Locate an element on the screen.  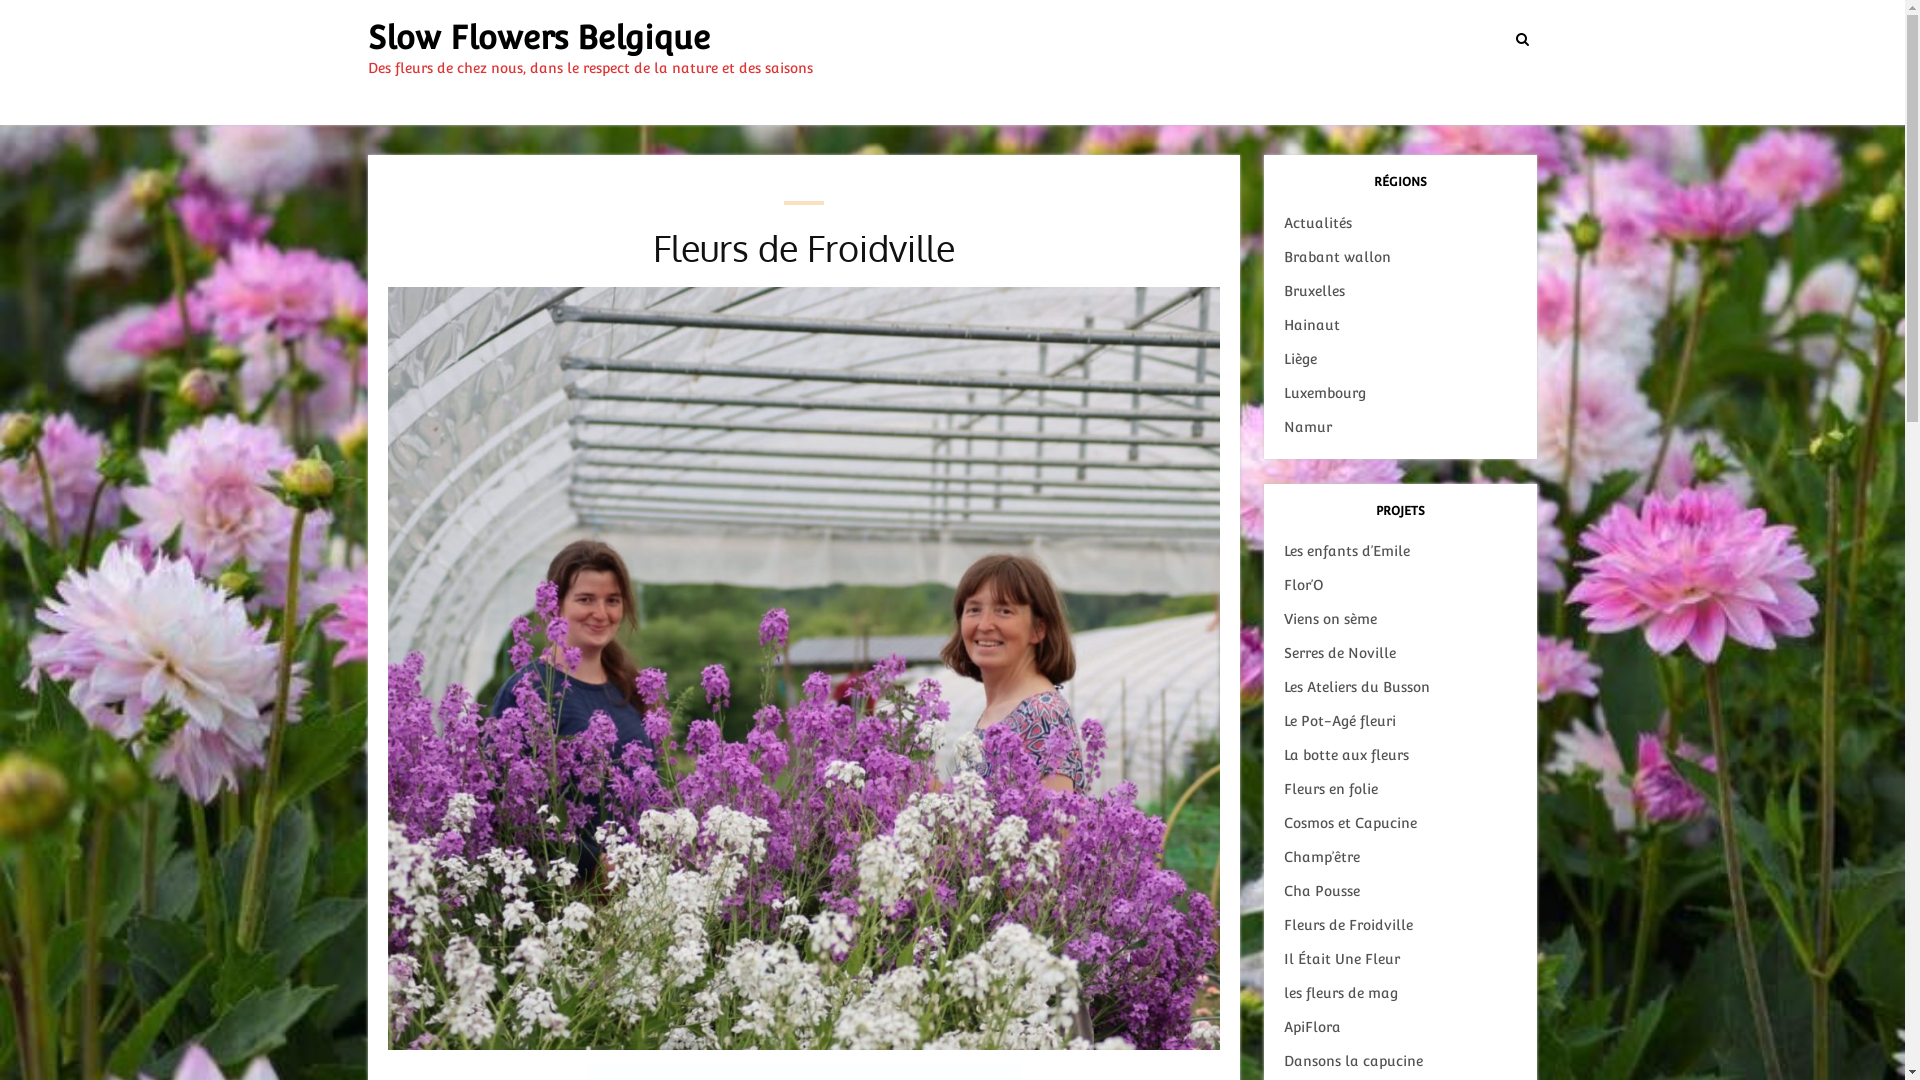
'Namur' is located at coordinates (1307, 426).